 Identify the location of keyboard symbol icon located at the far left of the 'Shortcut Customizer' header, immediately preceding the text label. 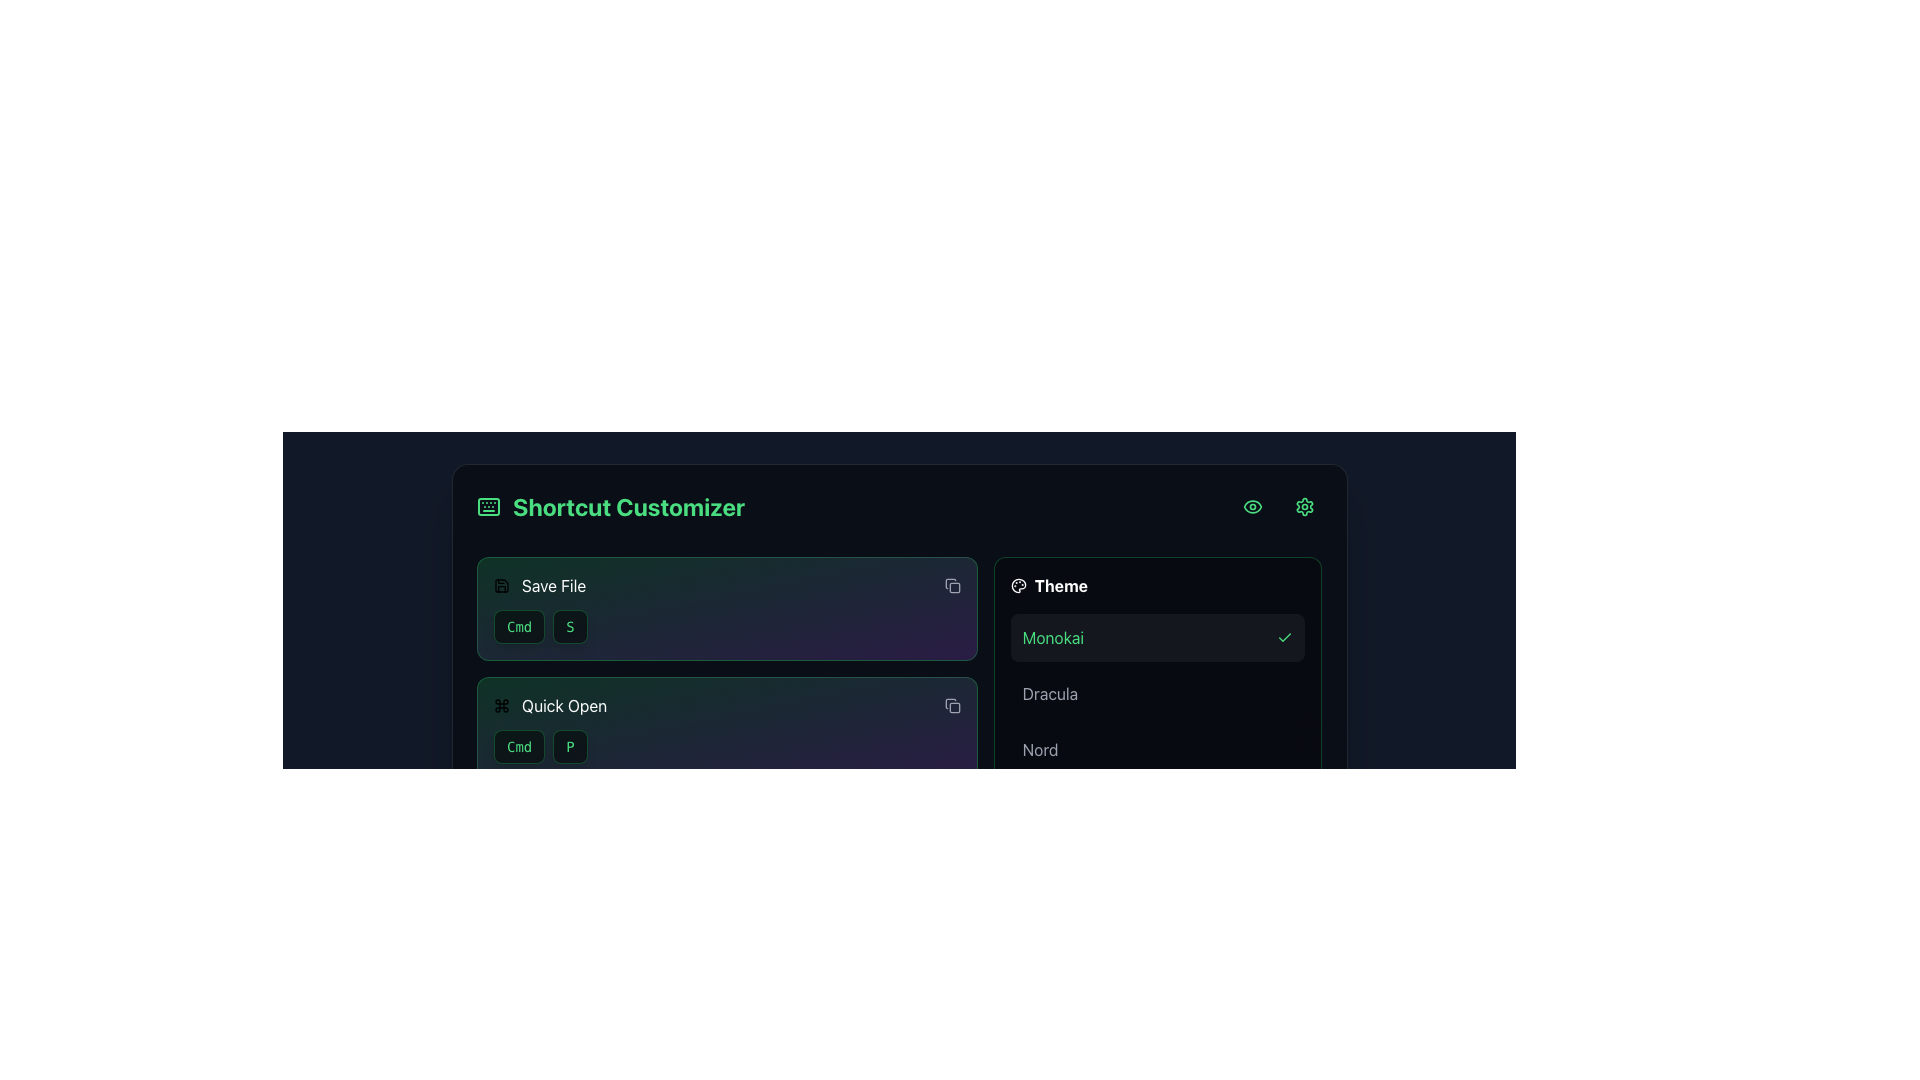
(488, 505).